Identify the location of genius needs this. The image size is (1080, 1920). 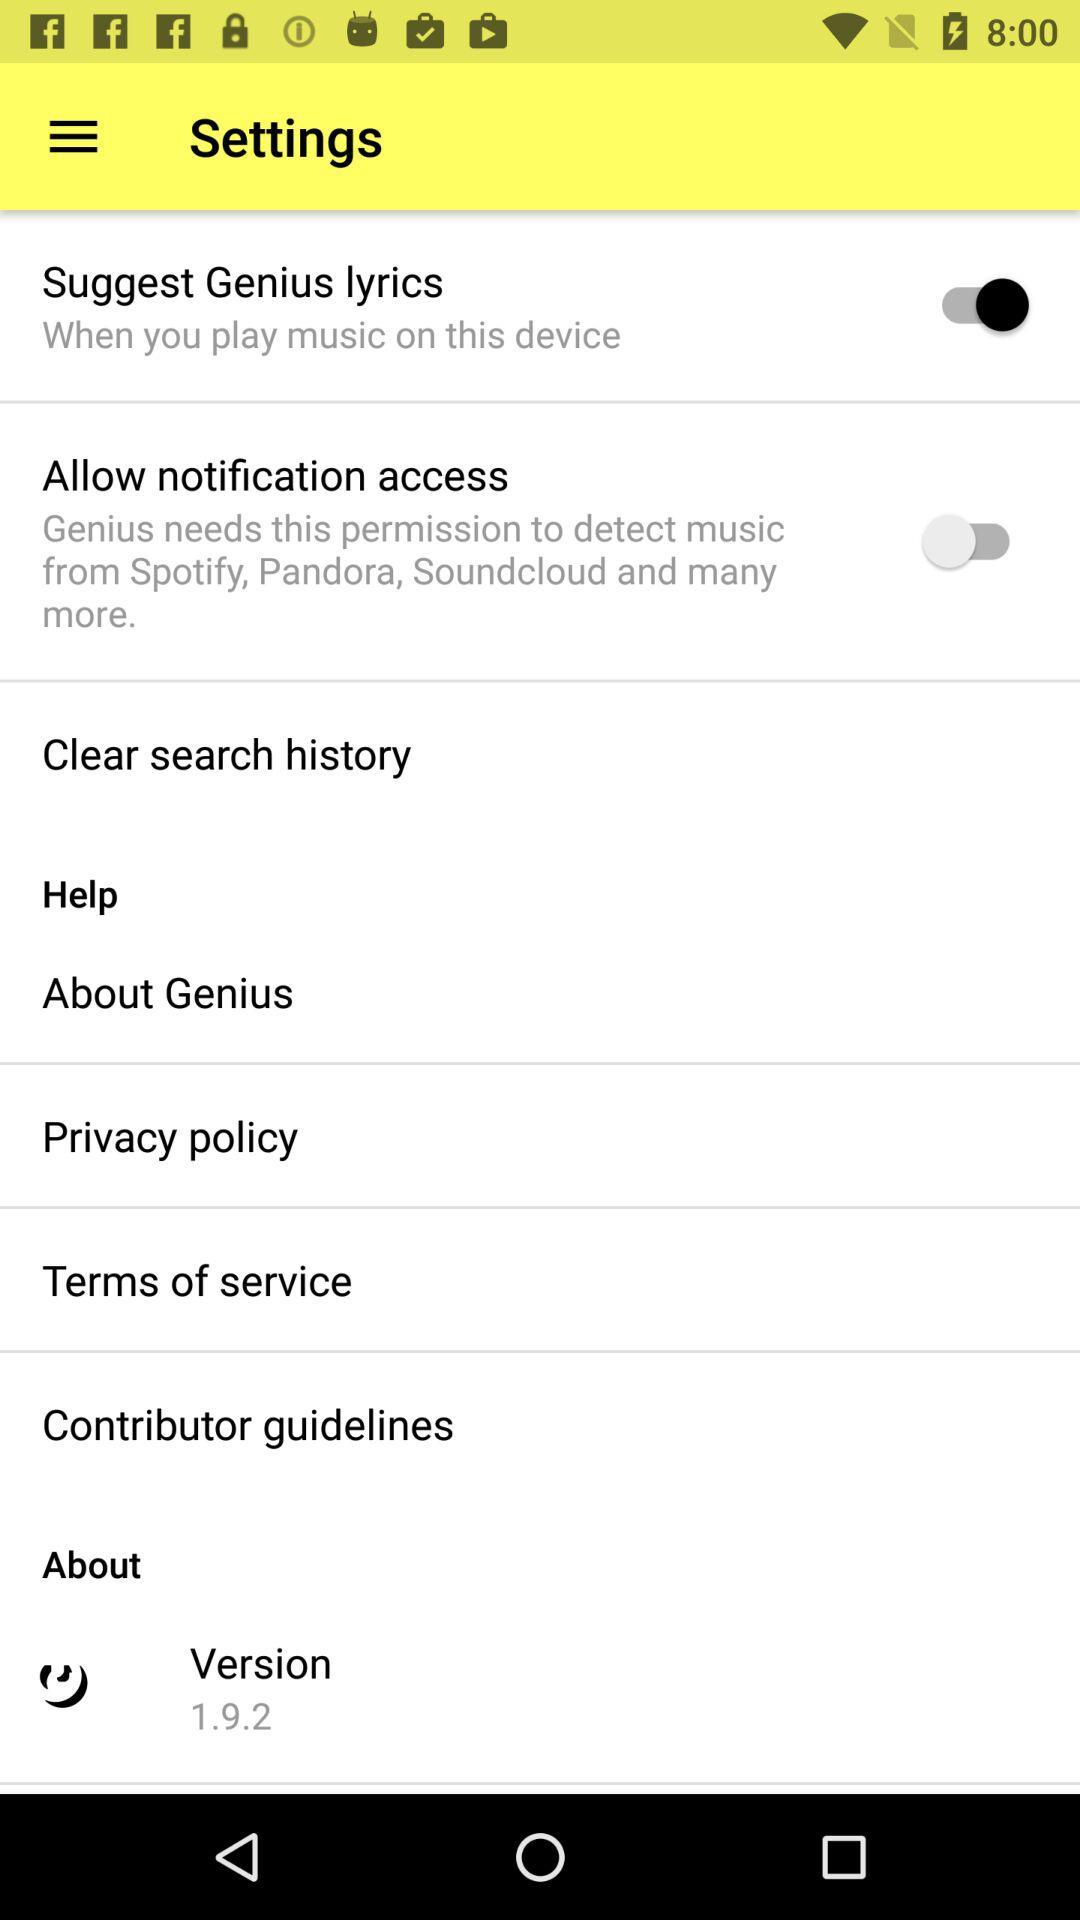
(456, 569).